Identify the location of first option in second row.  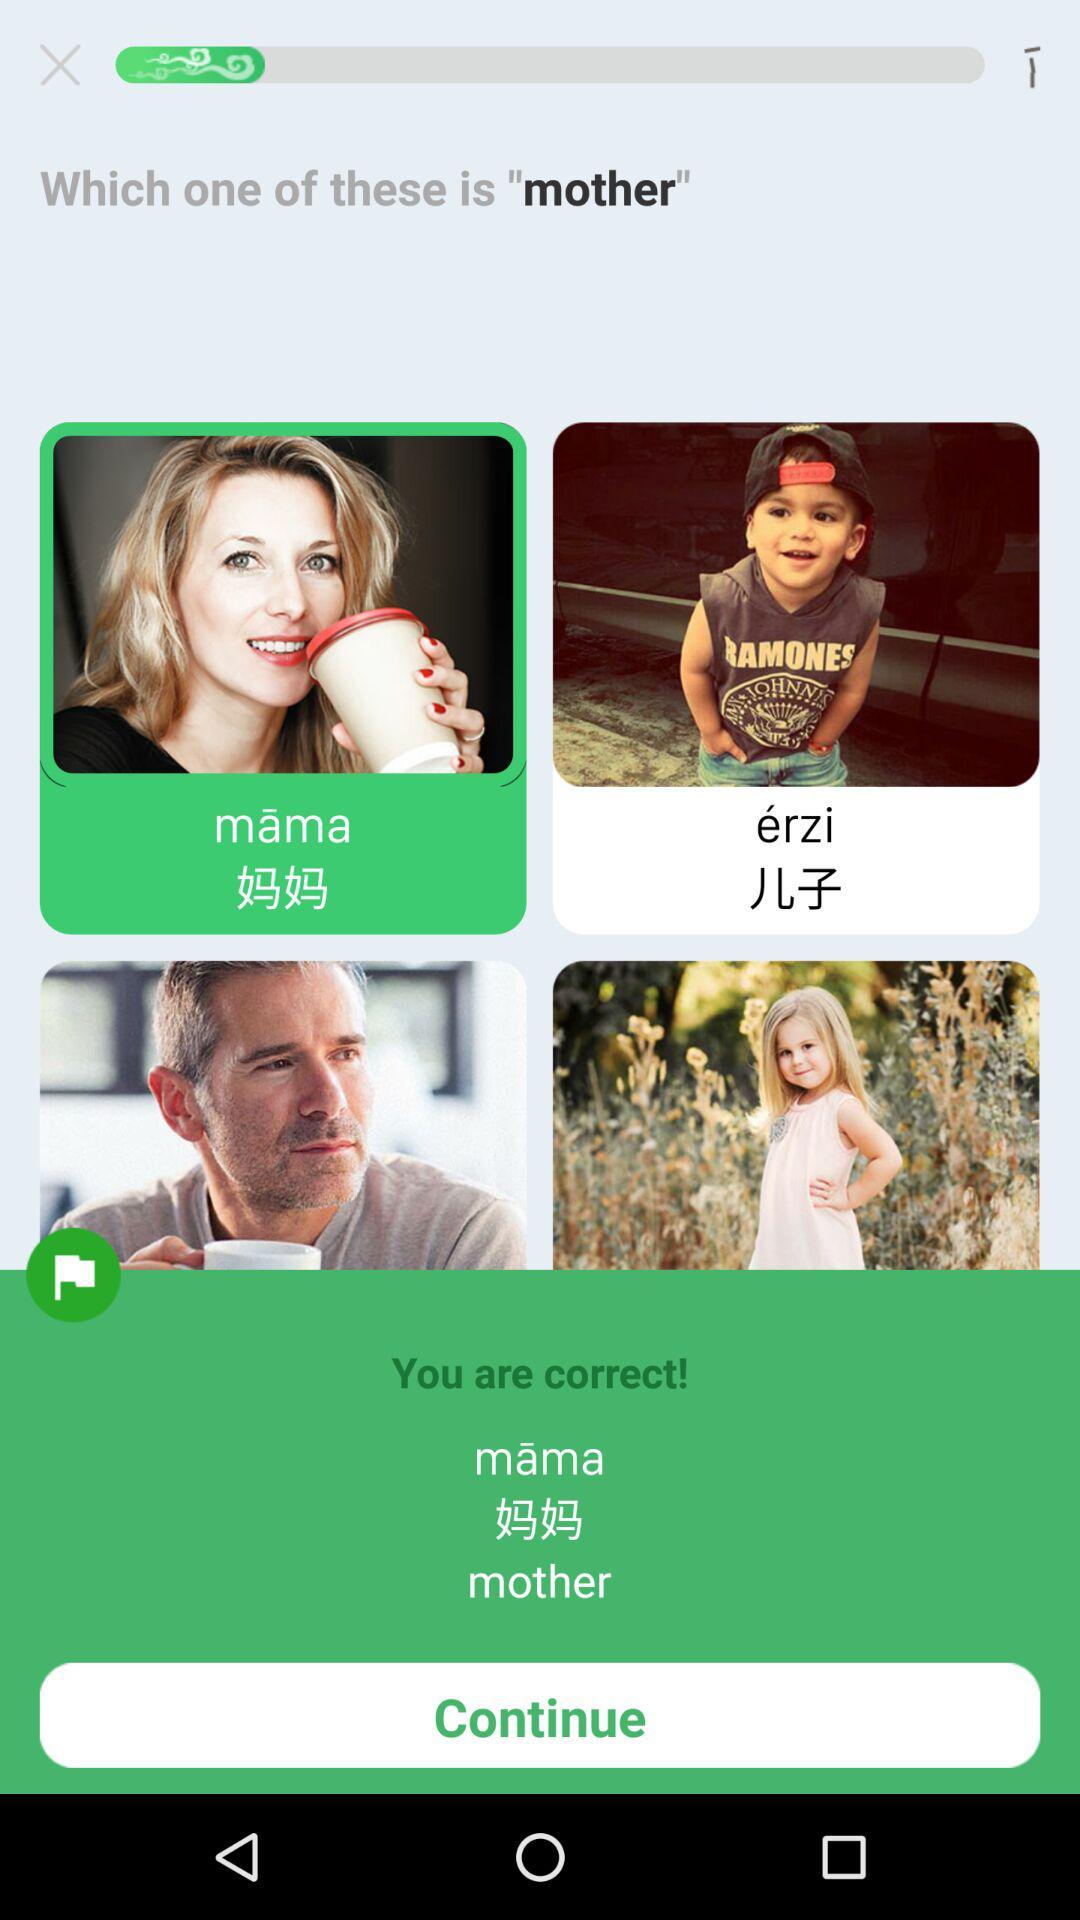
(283, 1142).